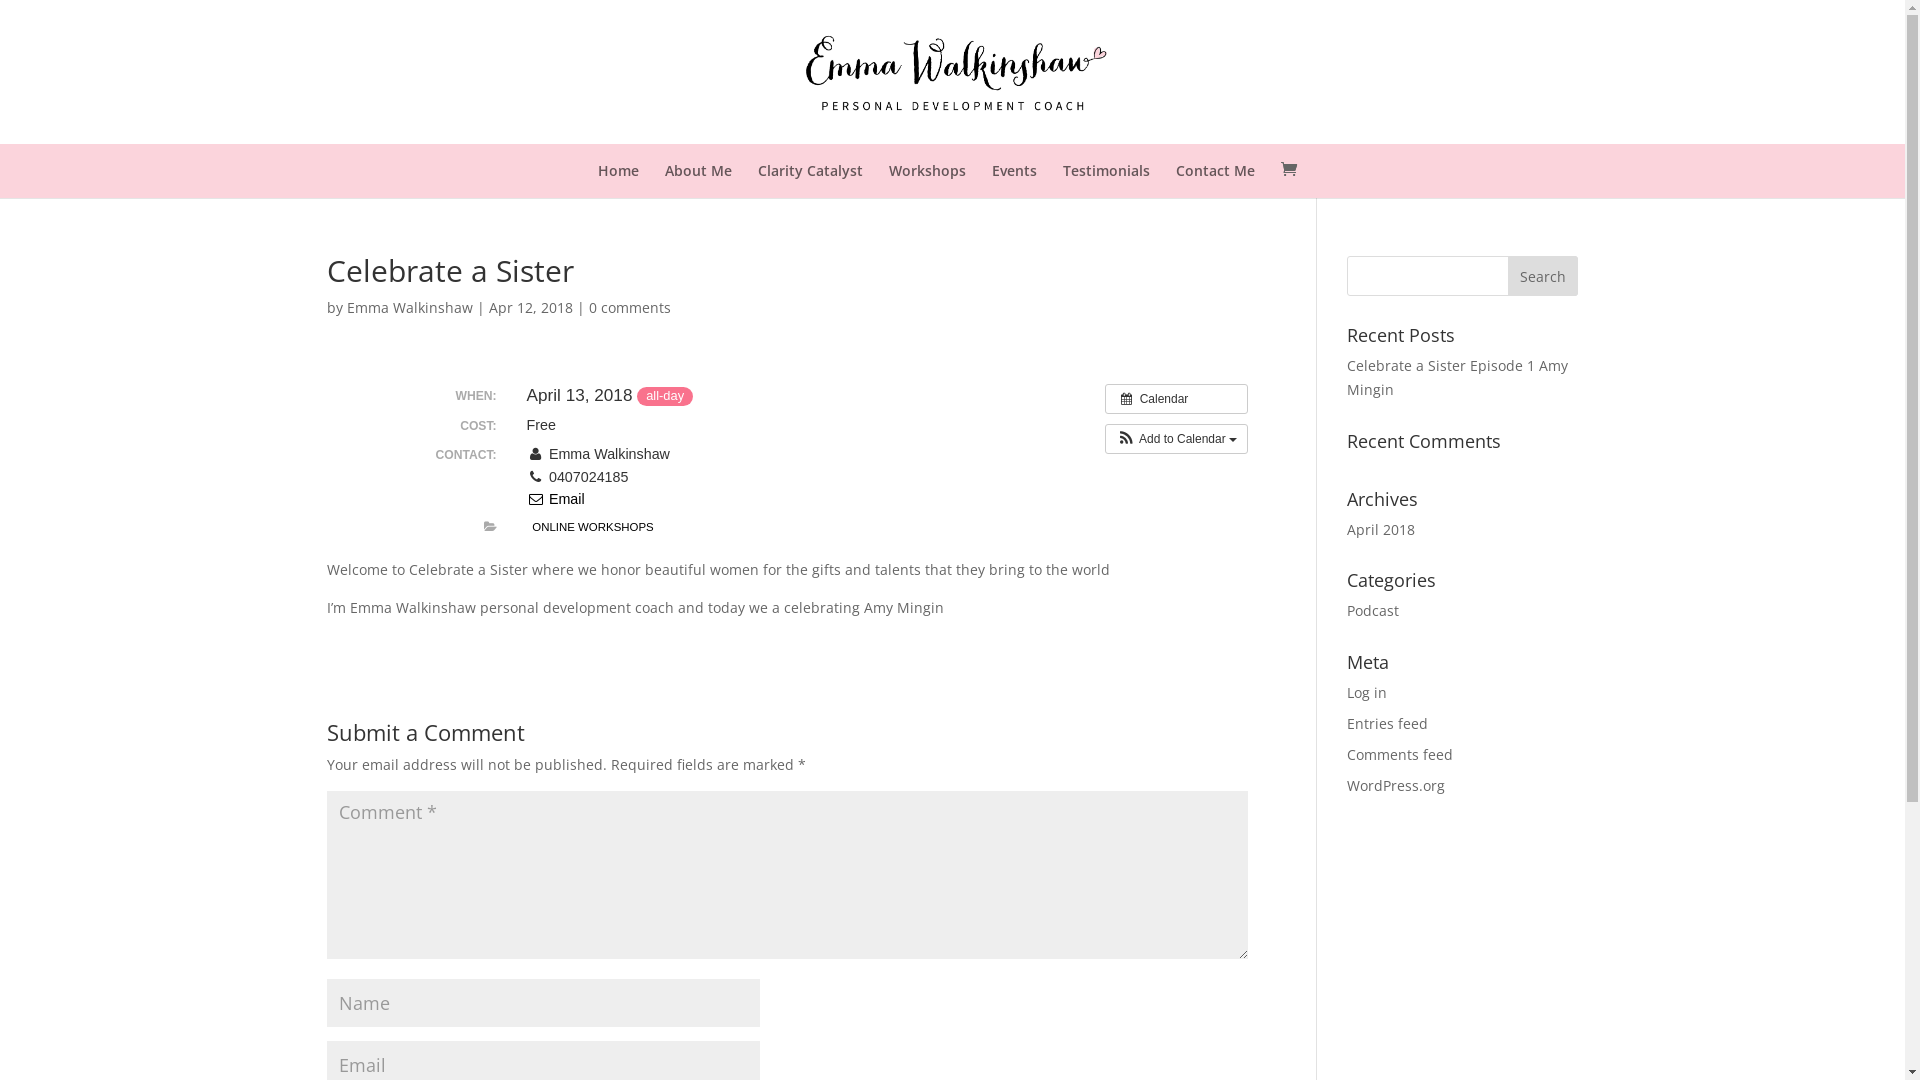 The image size is (1920, 1080). Describe the element at coordinates (926, 169) in the screenshot. I see `'Workshops'` at that location.